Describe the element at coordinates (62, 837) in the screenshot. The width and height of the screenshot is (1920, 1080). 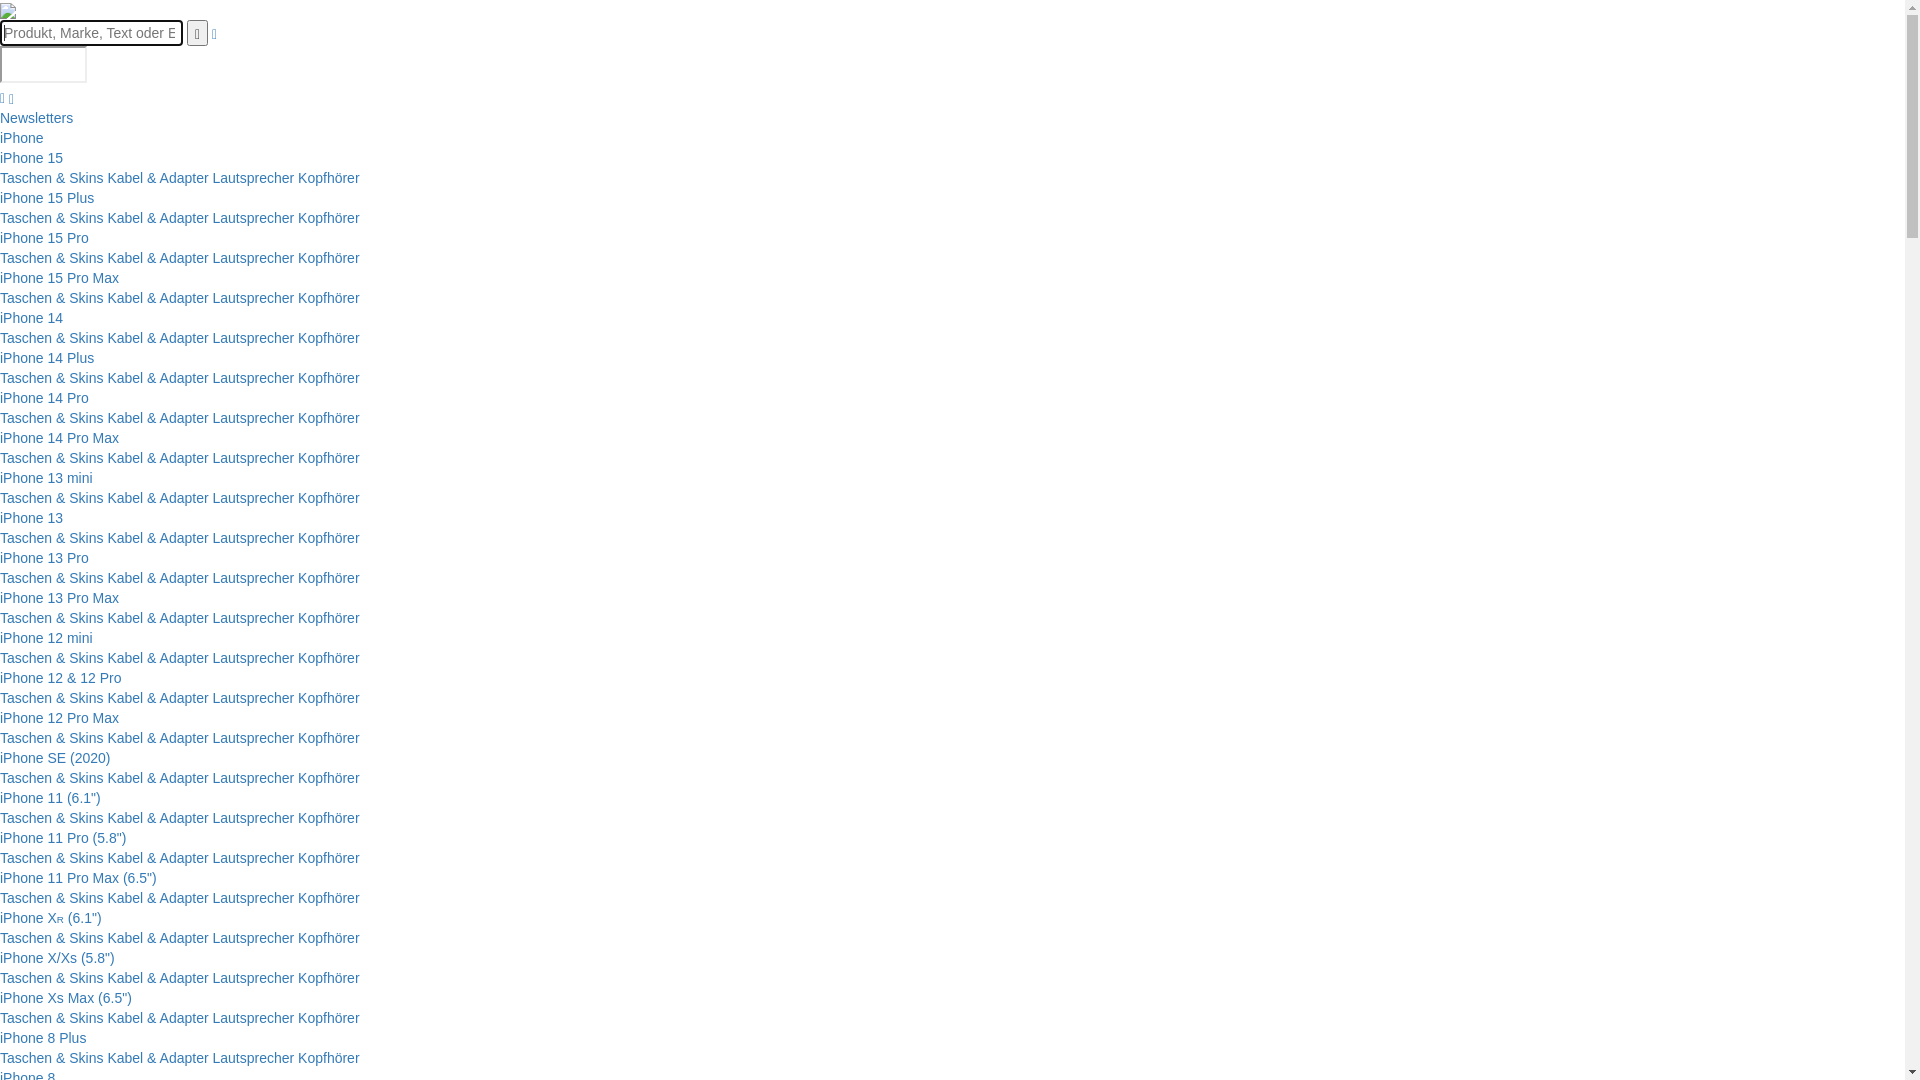
I see `'iPhone 11 Pro (5.8")'` at that location.